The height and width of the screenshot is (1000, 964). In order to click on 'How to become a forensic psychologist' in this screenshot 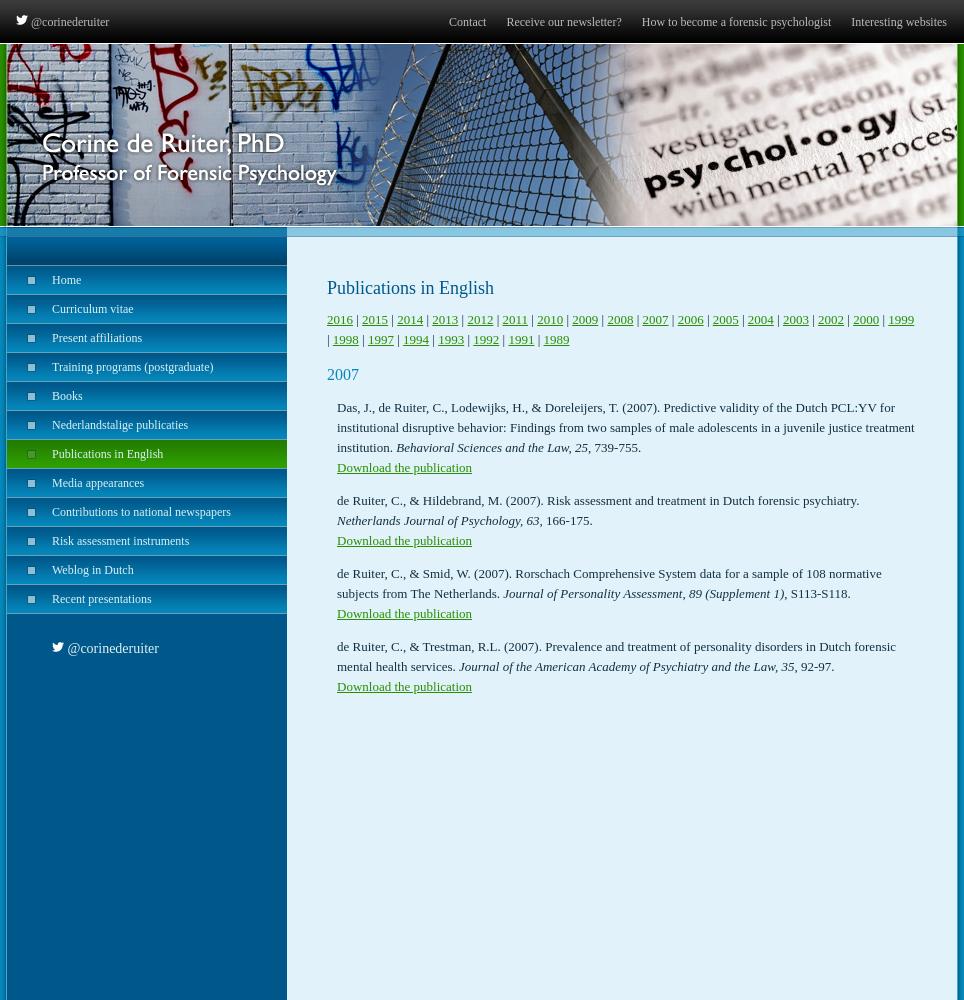, I will do `click(735, 22)`.